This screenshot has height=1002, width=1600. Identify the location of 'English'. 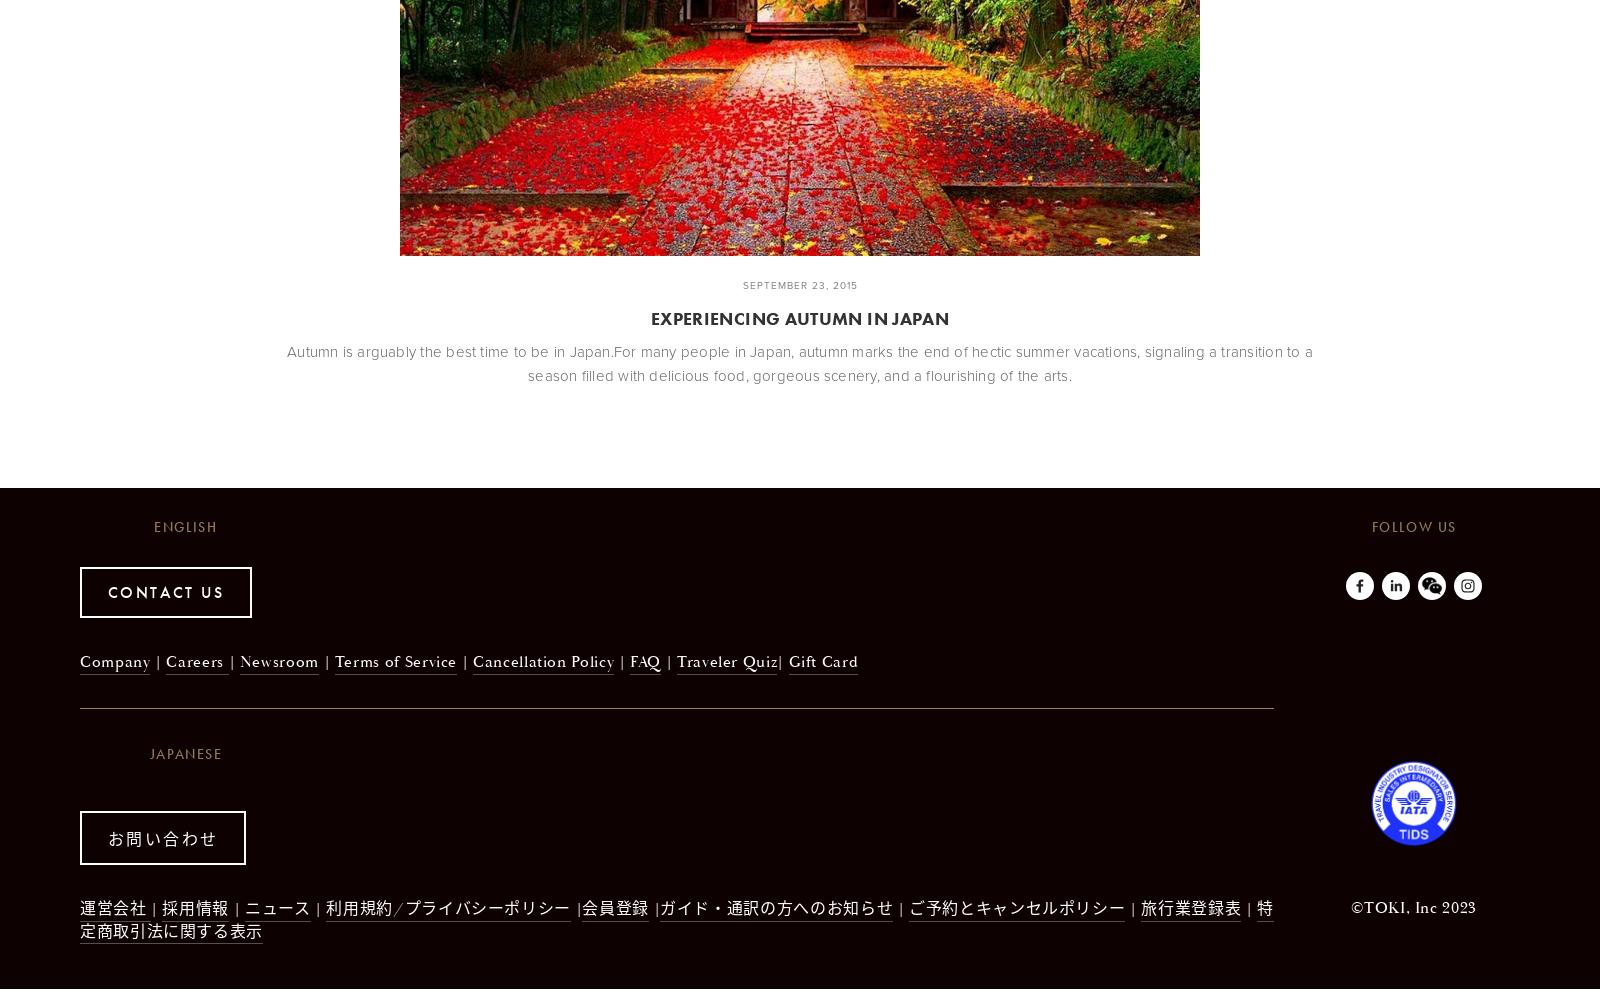
(184, 526).